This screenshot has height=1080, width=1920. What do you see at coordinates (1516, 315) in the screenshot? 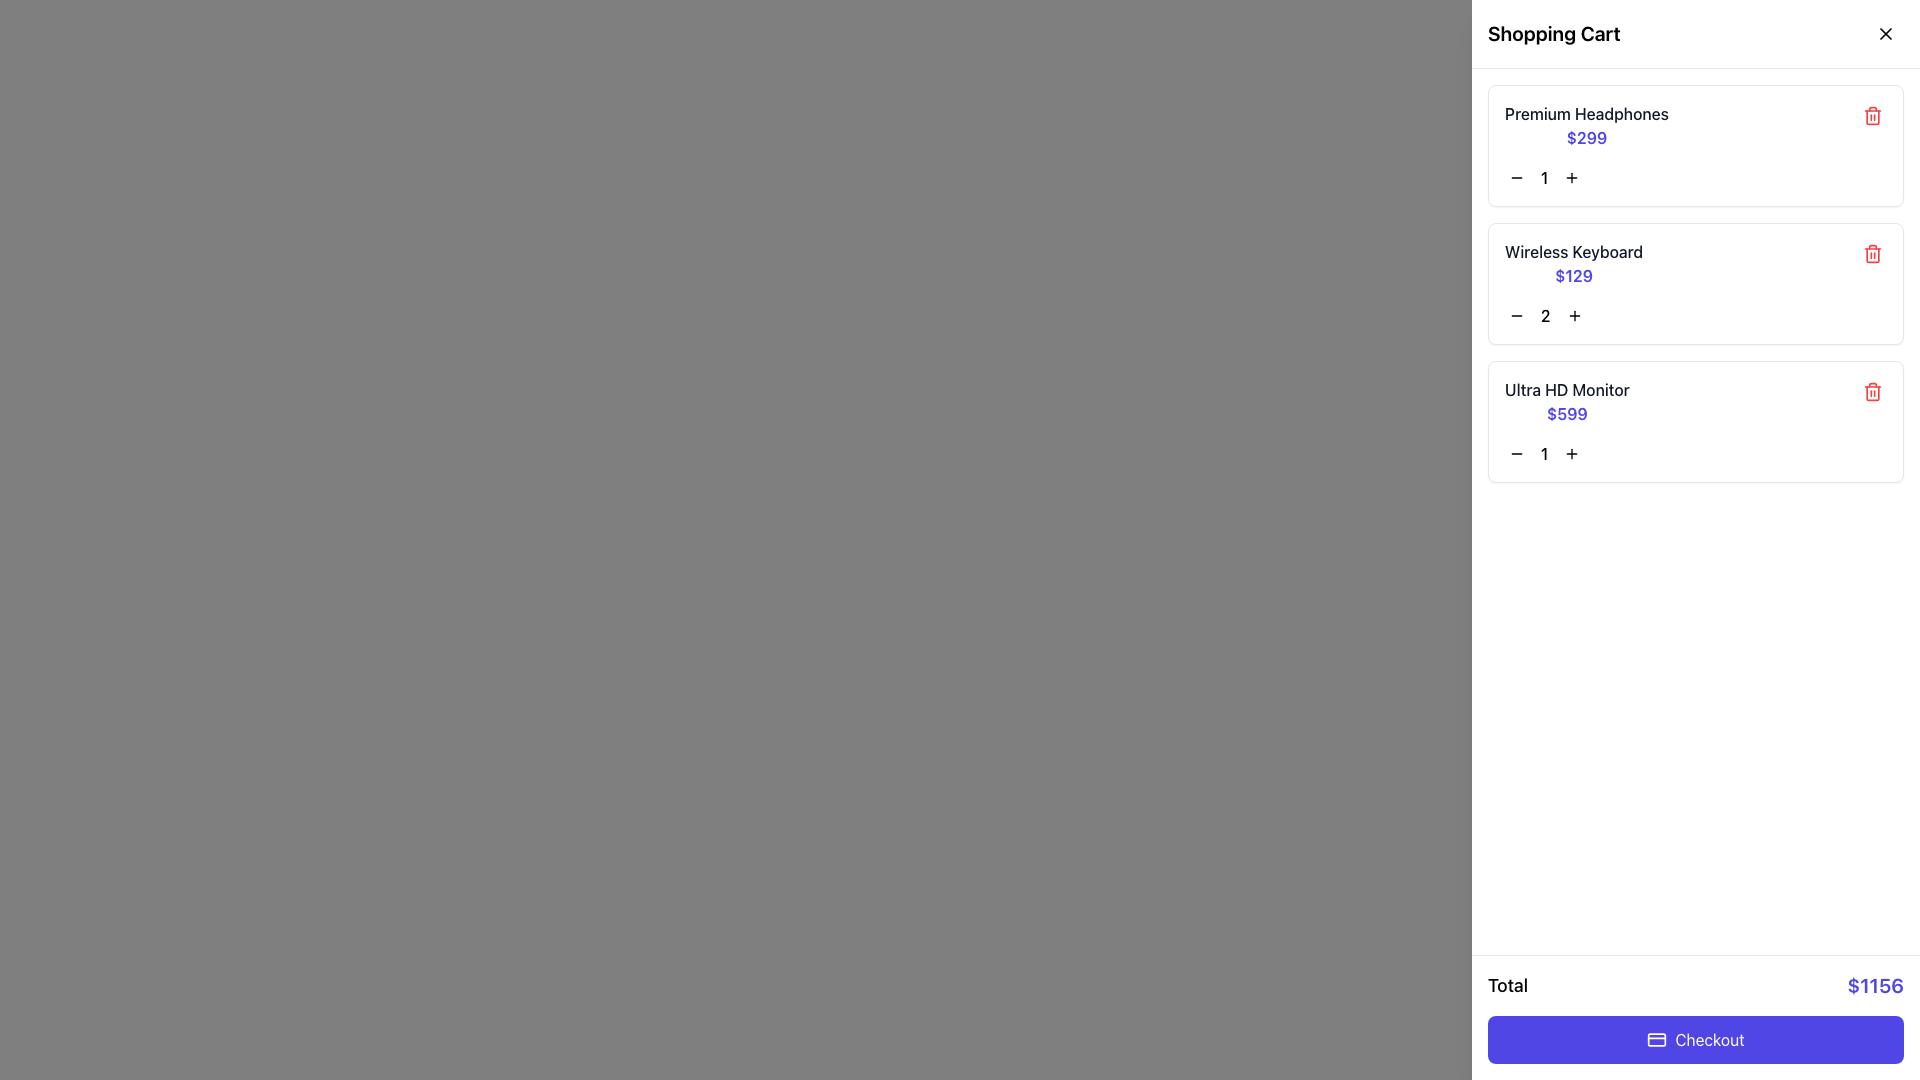
I see `the decrement button for adjusting the quantity of the 'Wireless Keyboard' in the shopping cart` at bounding box center [1516, 315].